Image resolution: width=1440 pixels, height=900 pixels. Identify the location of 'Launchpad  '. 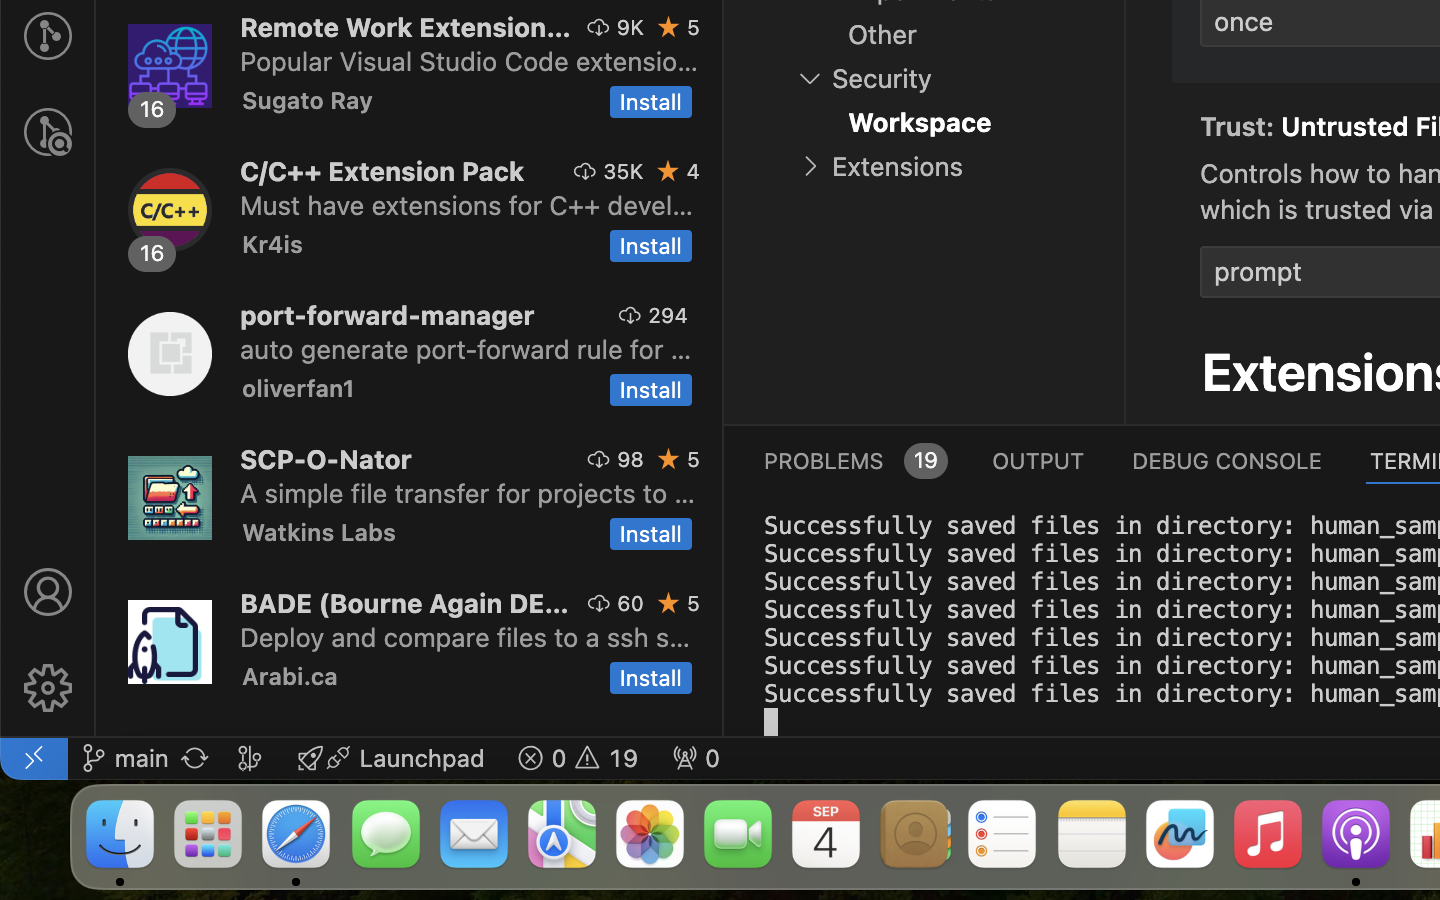
(389, 756).